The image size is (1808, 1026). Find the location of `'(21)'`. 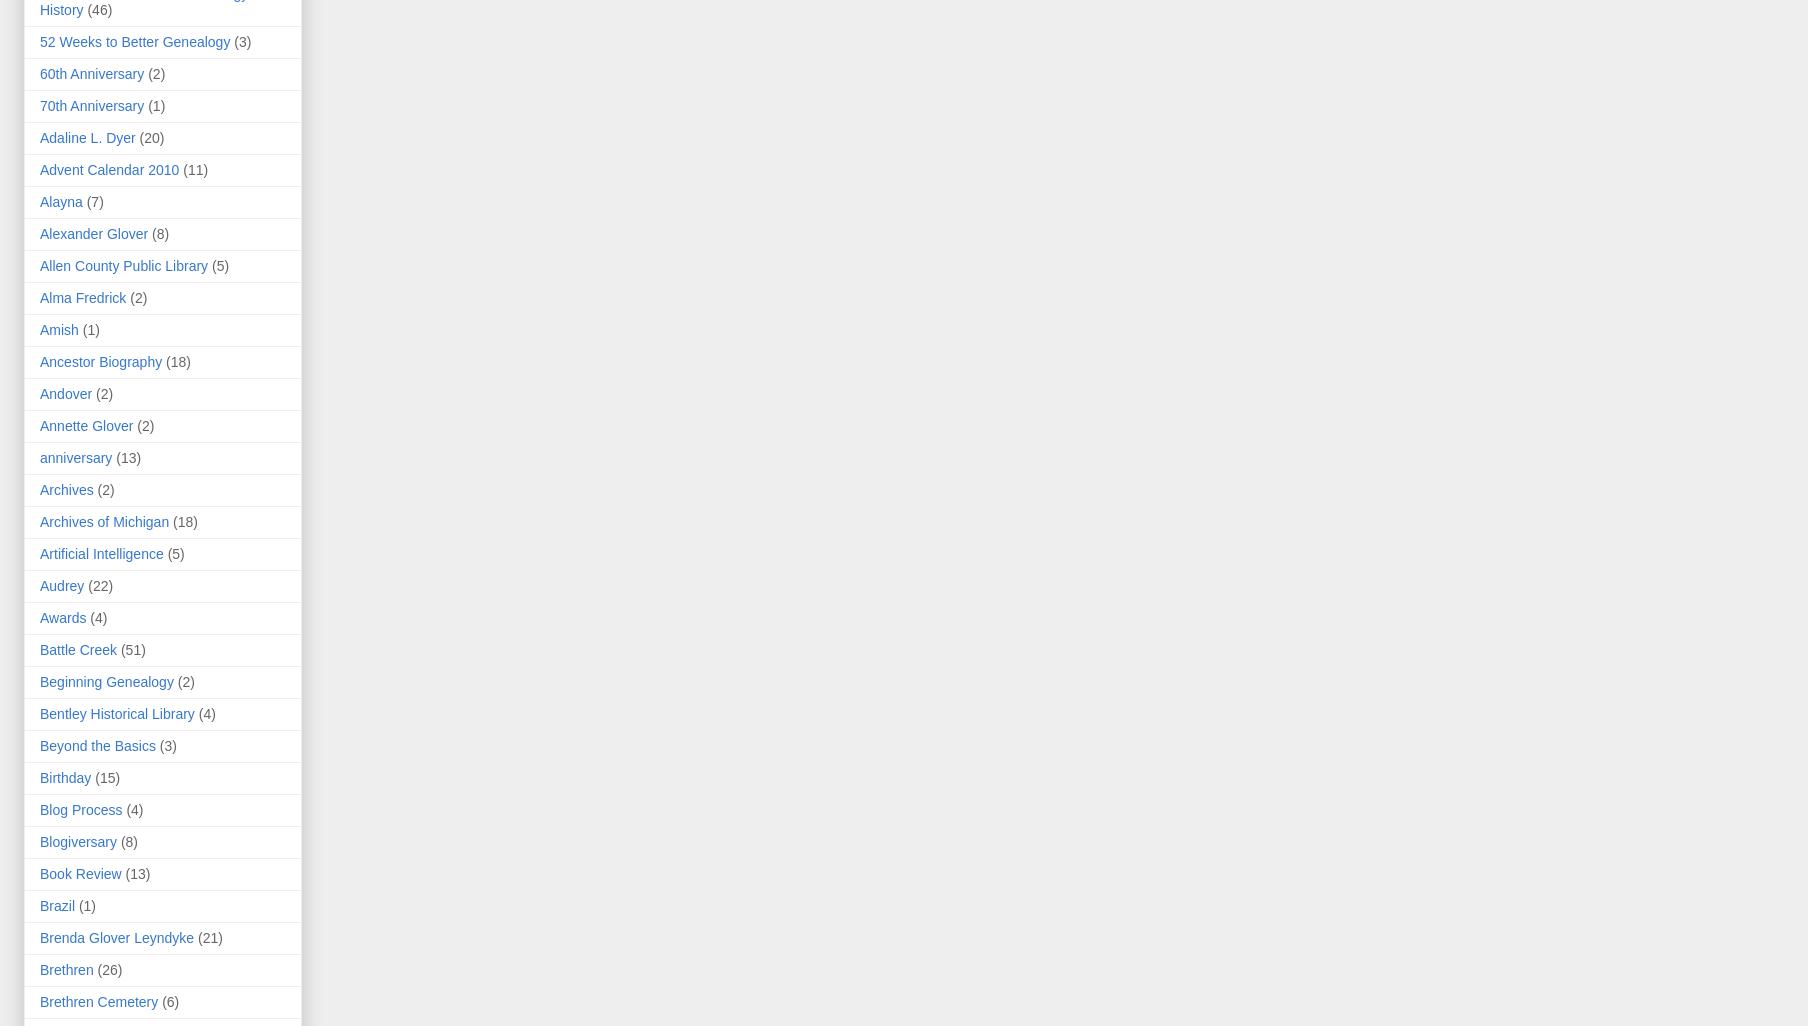

'(21)' is located at coordinates (197, 937).